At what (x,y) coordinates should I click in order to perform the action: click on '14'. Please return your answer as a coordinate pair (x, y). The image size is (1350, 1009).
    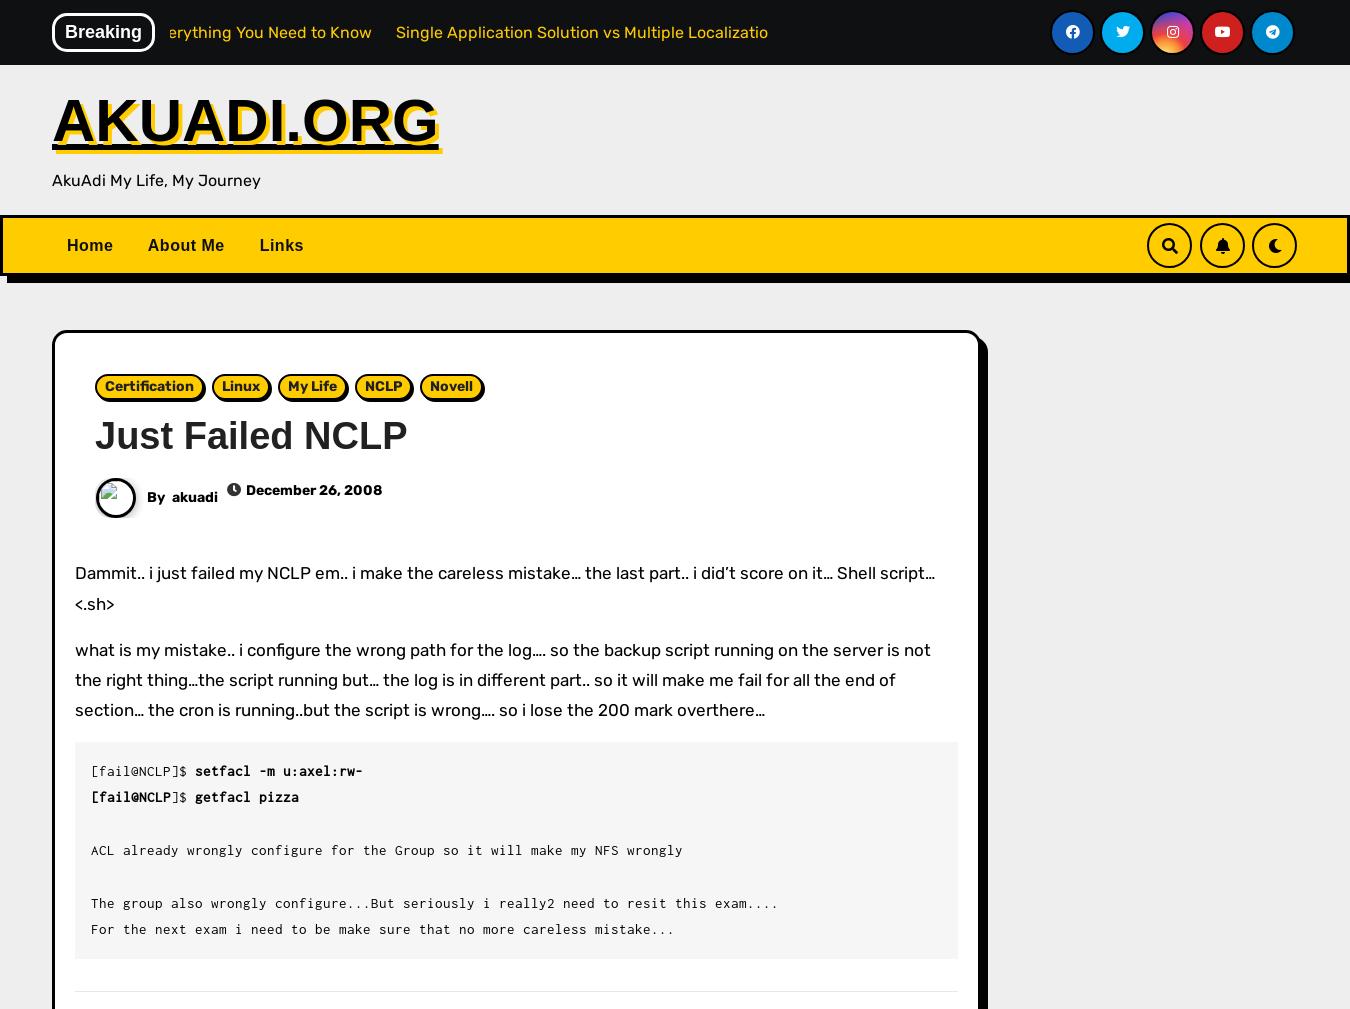
    Looking at the image, I should click on (1093, 329).